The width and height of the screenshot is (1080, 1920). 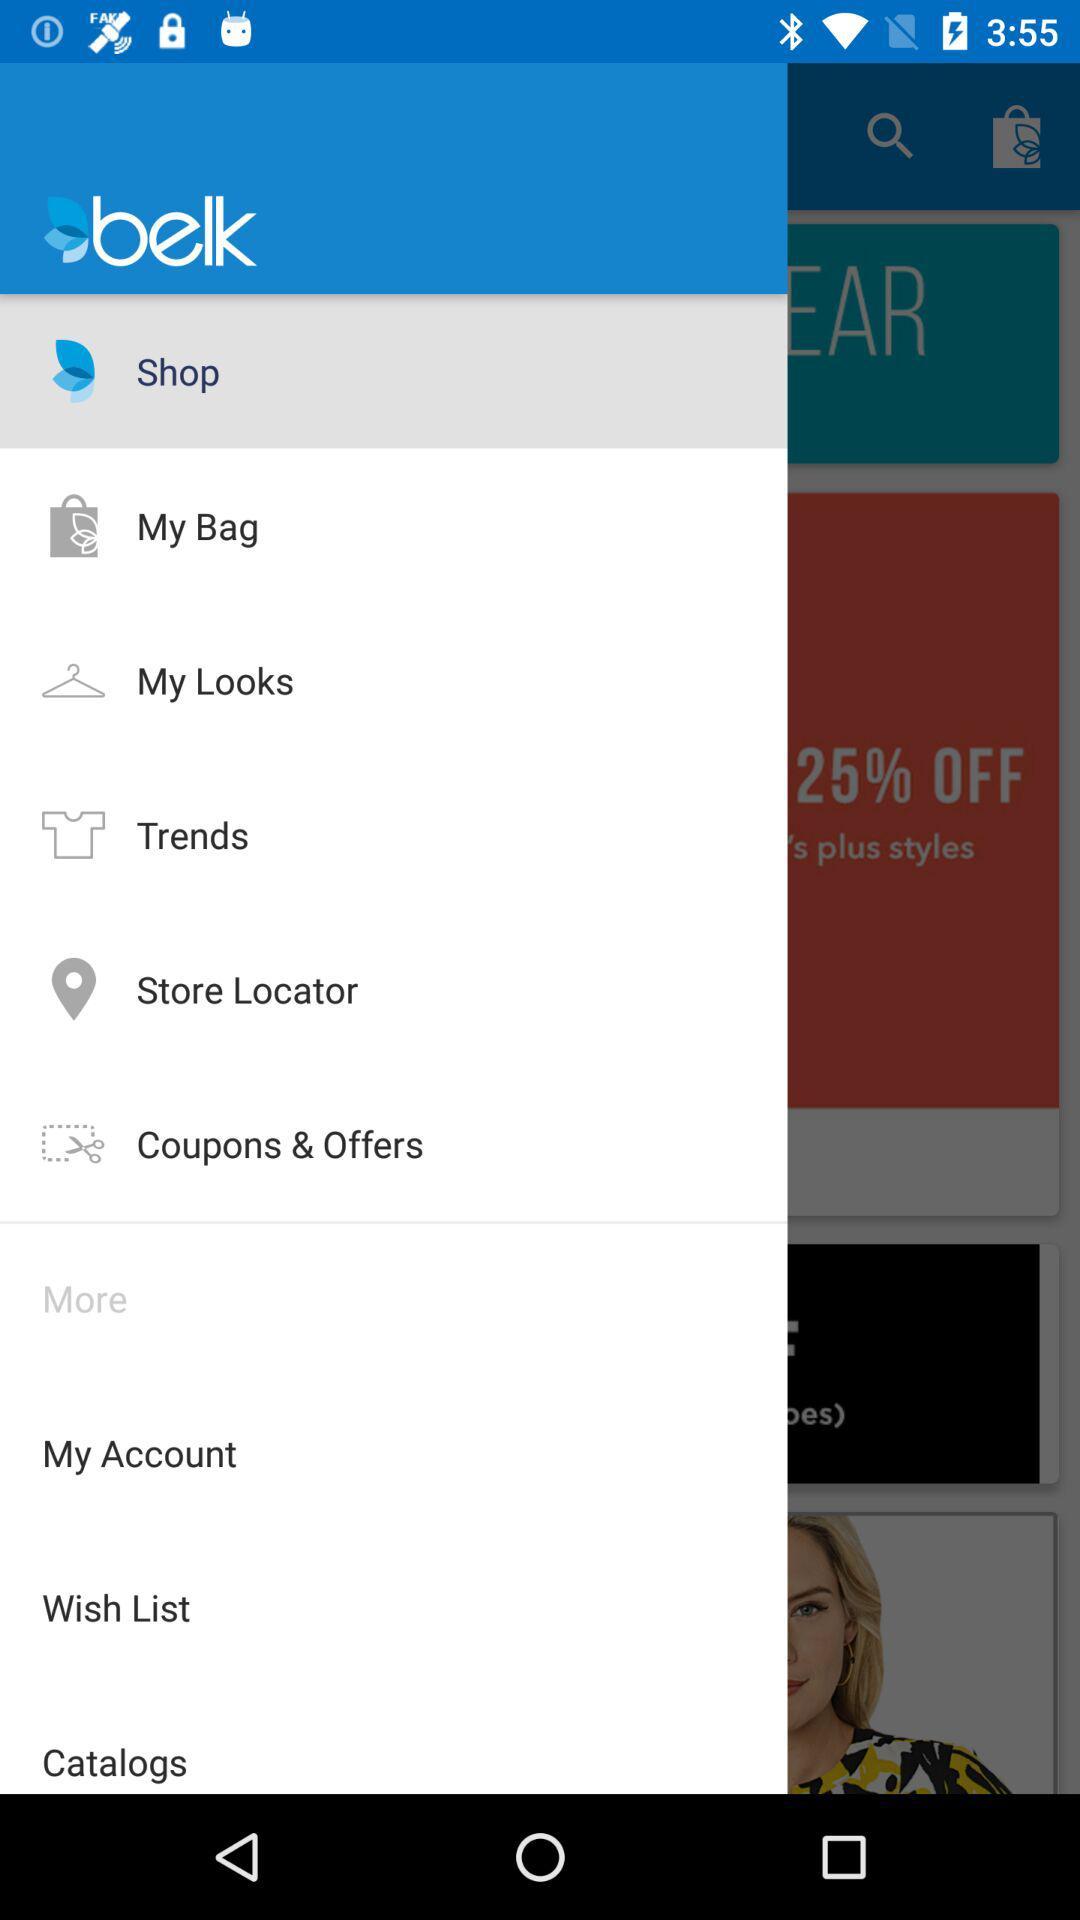 What do you see at coordinates (72, 834) in the screenshot?
I see `the trends icon` at bounding box center [72, 834].